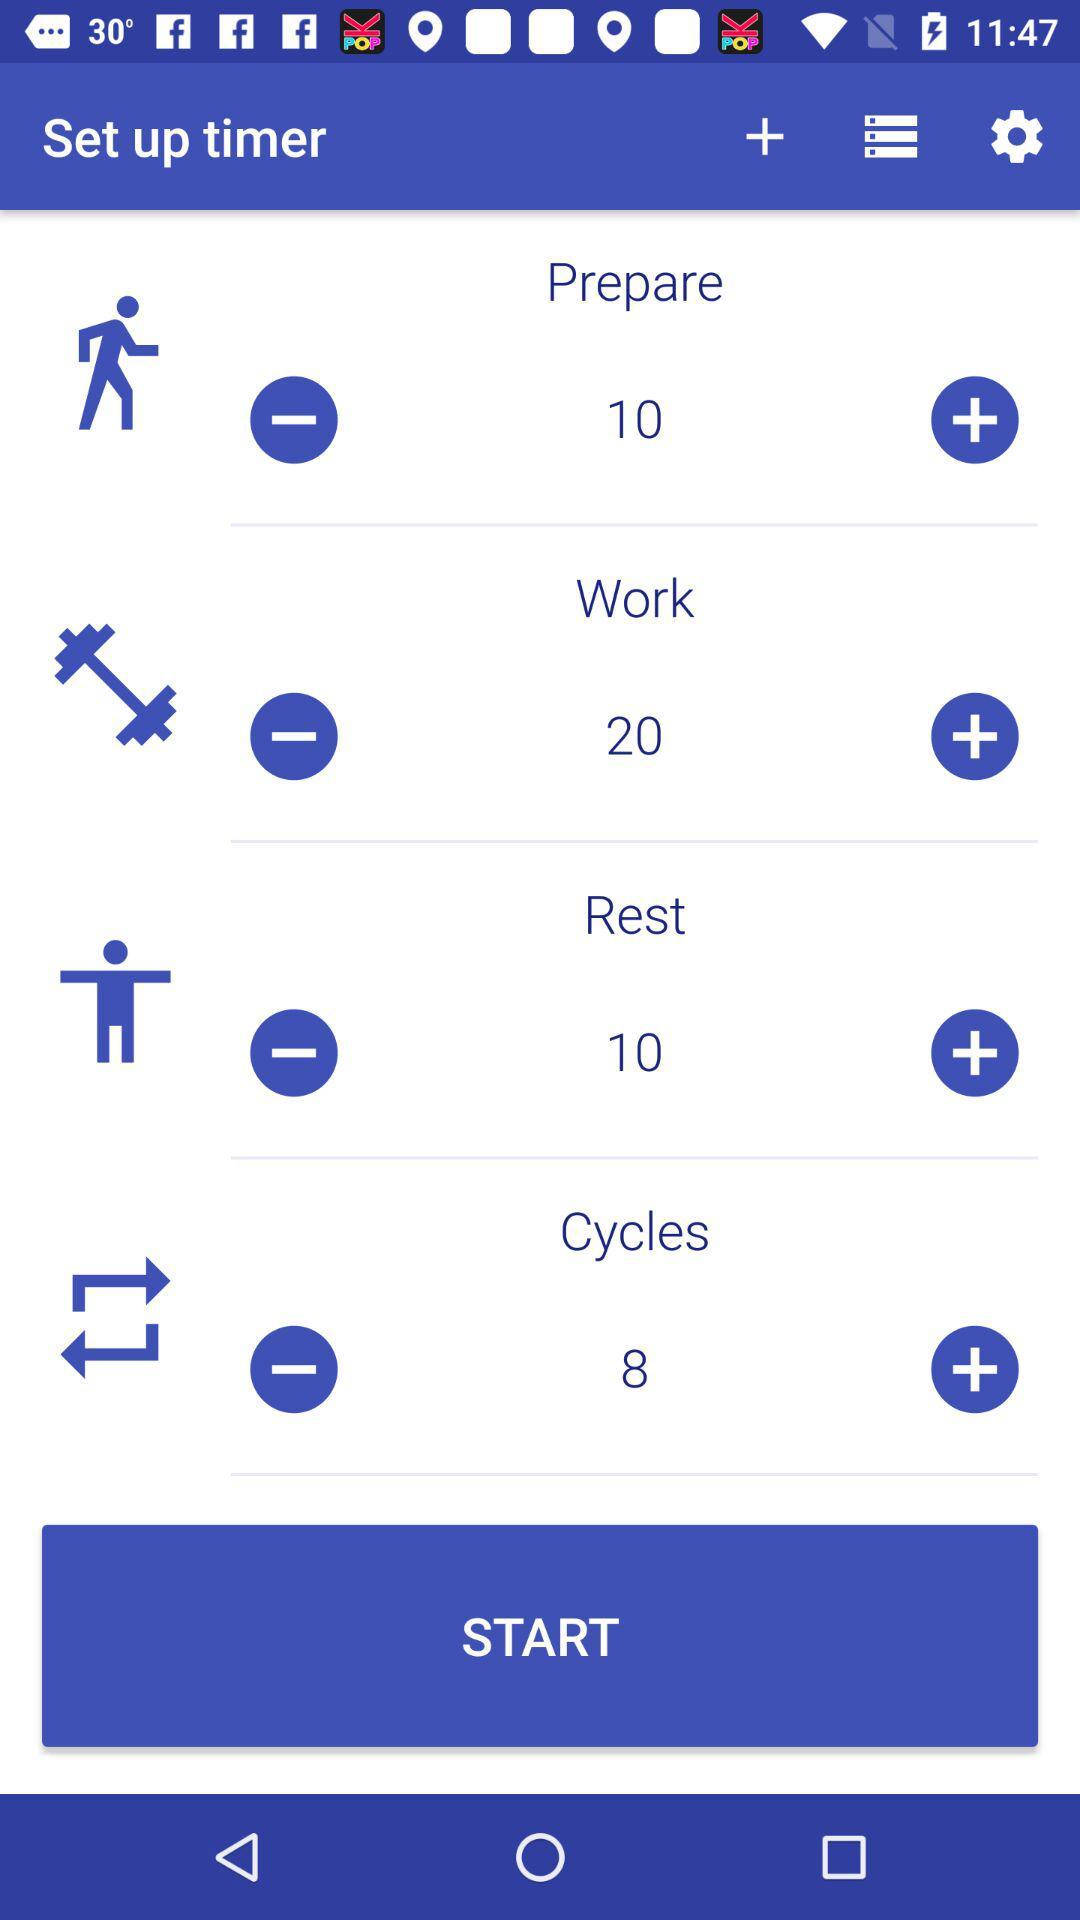 This screenshot has height=1920, width=1080. Describe the element at coordinates (634, 735) in the screenshot. I see `icon above the rest icon` at that location.